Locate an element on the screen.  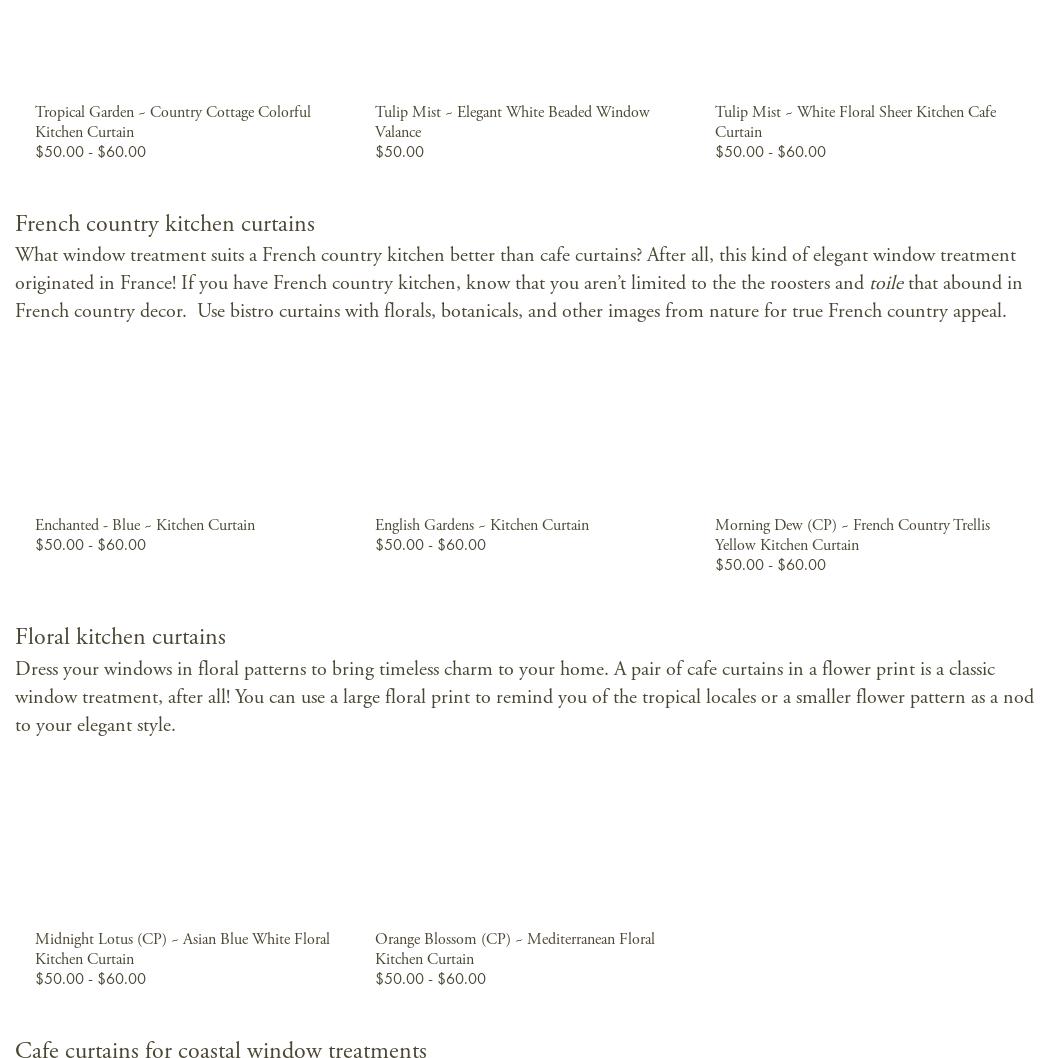
'that abound in French country decor.  Use bistro curtains with florals, botanicals, and other images from nature for true French country appeal.' is located at coordinates (15, 296).